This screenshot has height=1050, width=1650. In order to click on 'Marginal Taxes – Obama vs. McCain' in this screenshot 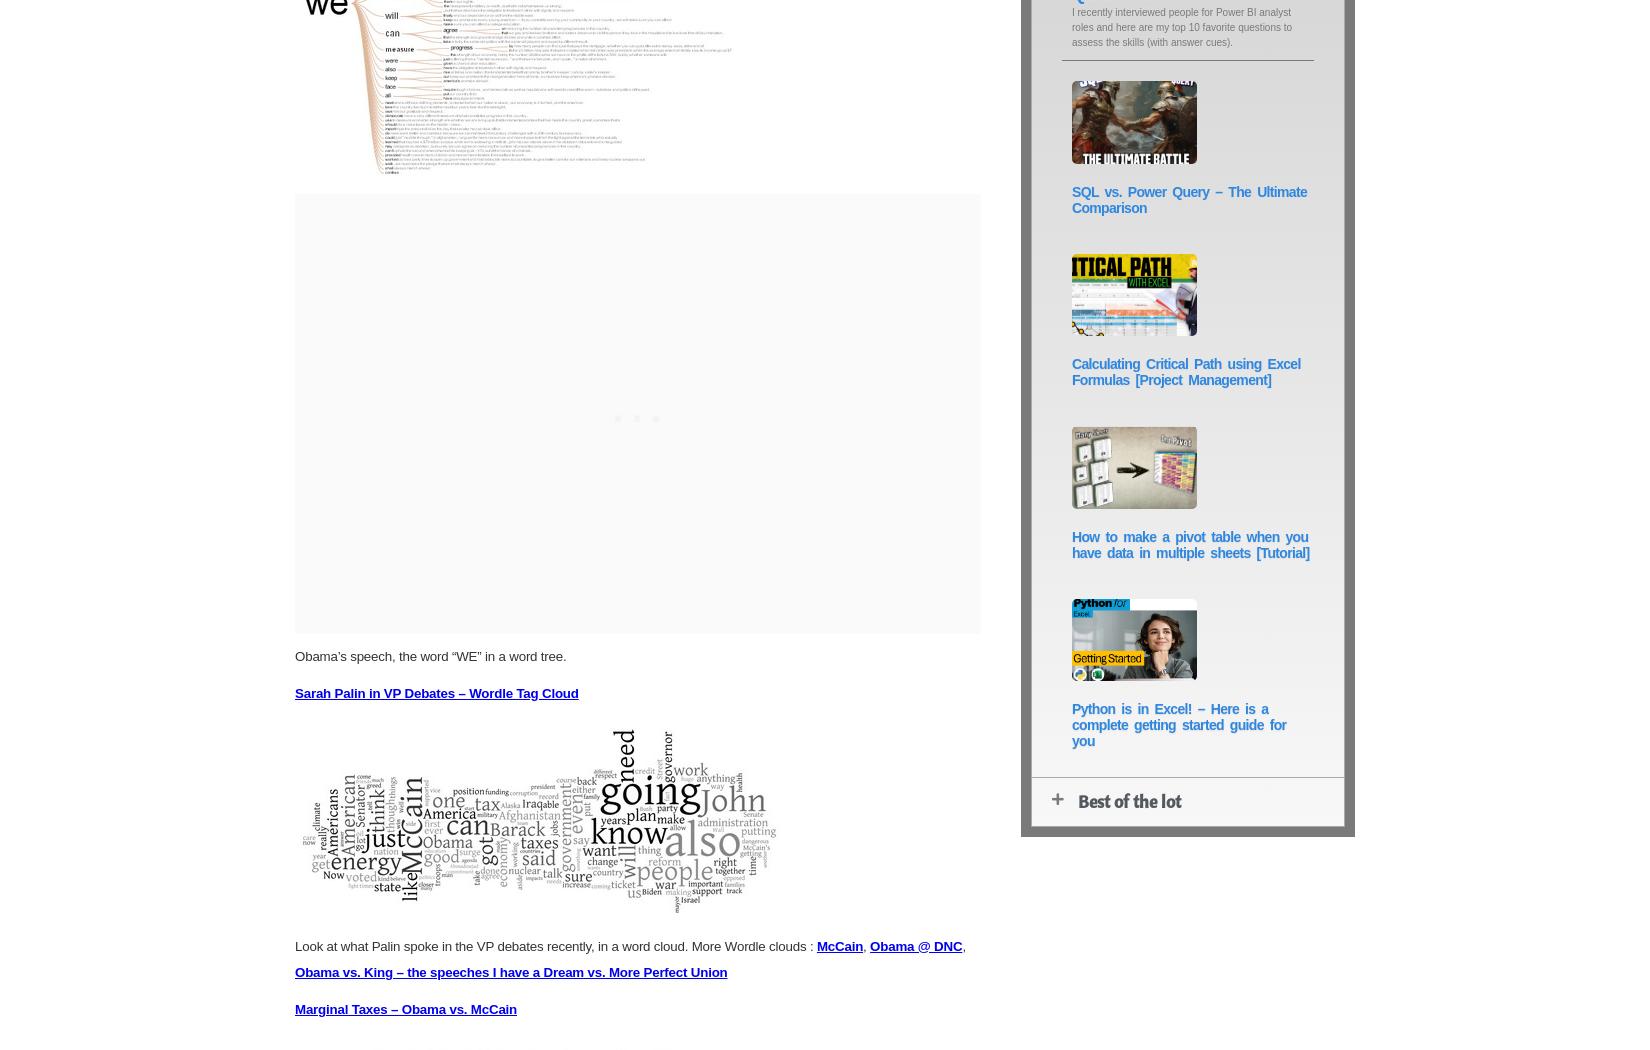, I will do `click(295, 1008)`.